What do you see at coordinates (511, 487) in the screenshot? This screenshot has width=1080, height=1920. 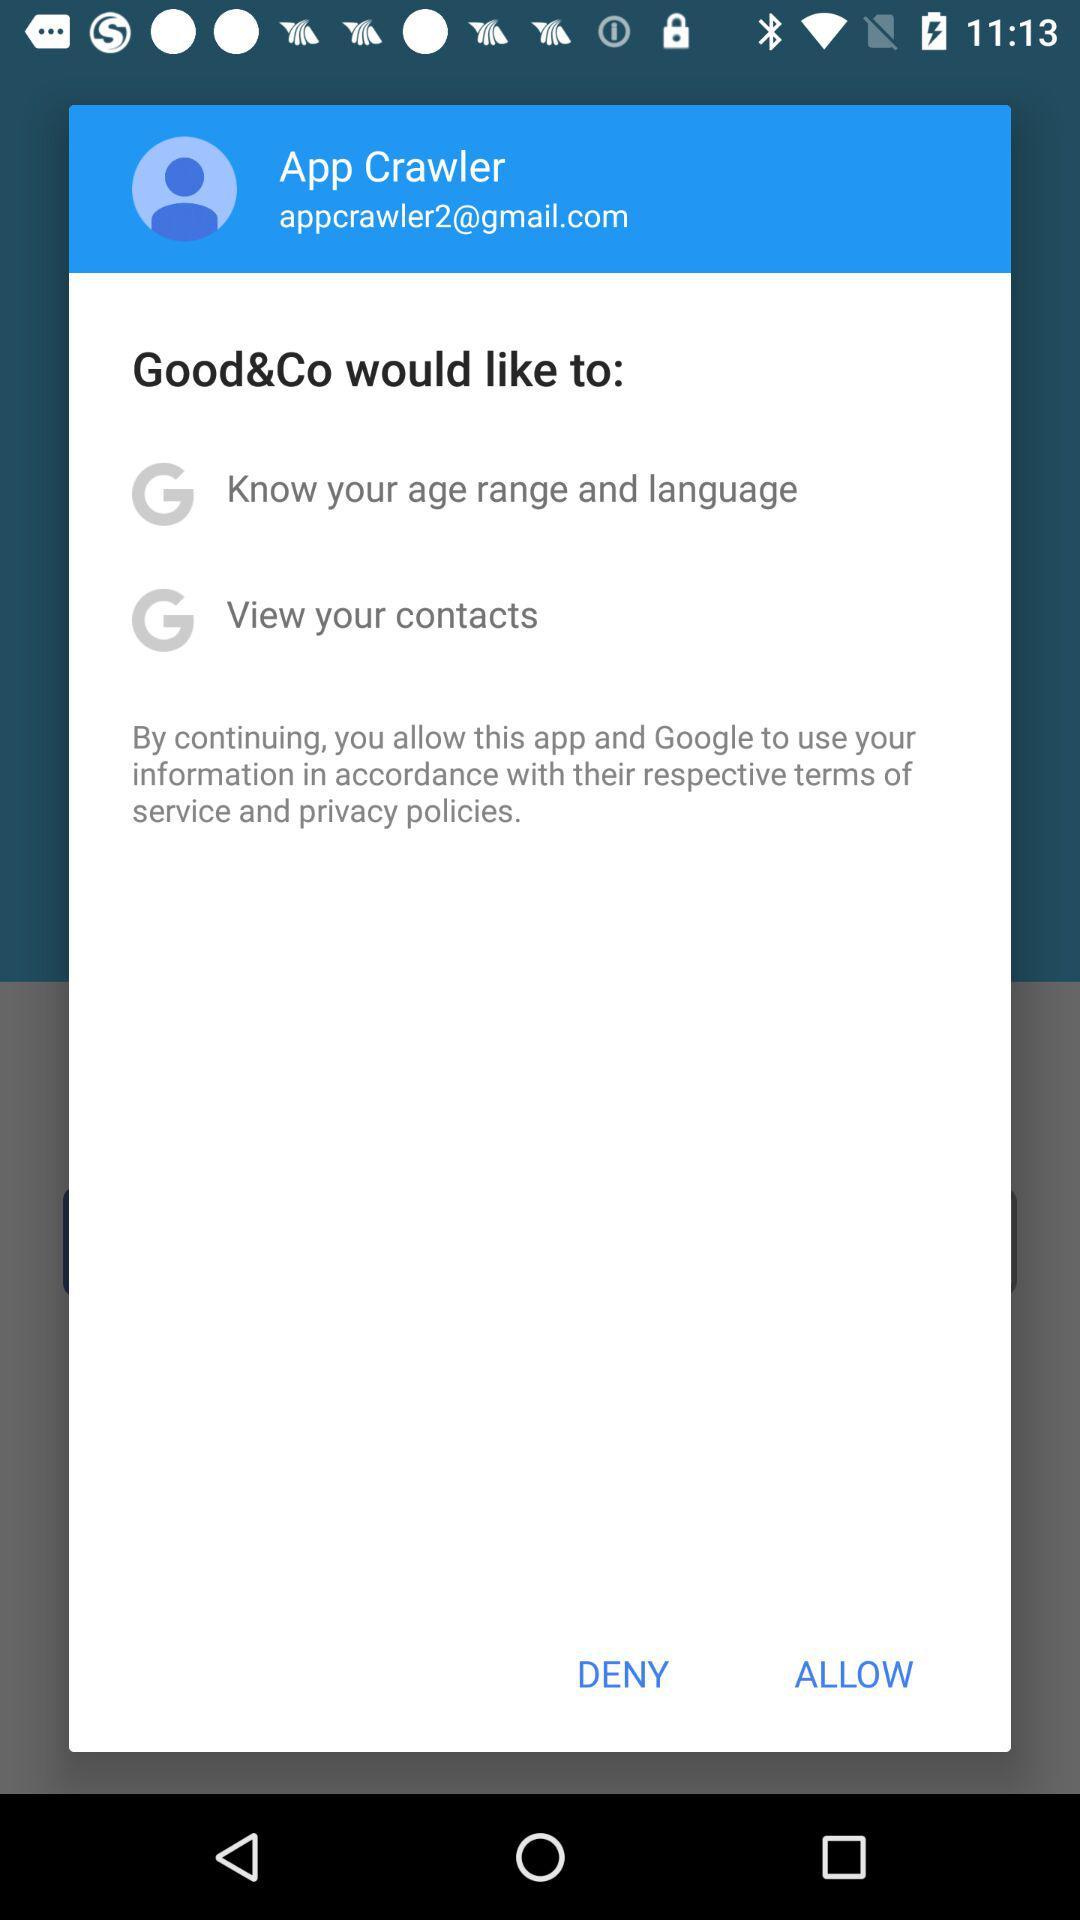 I see `icon above the view your contacts icon` at bounding box center [511, 487].